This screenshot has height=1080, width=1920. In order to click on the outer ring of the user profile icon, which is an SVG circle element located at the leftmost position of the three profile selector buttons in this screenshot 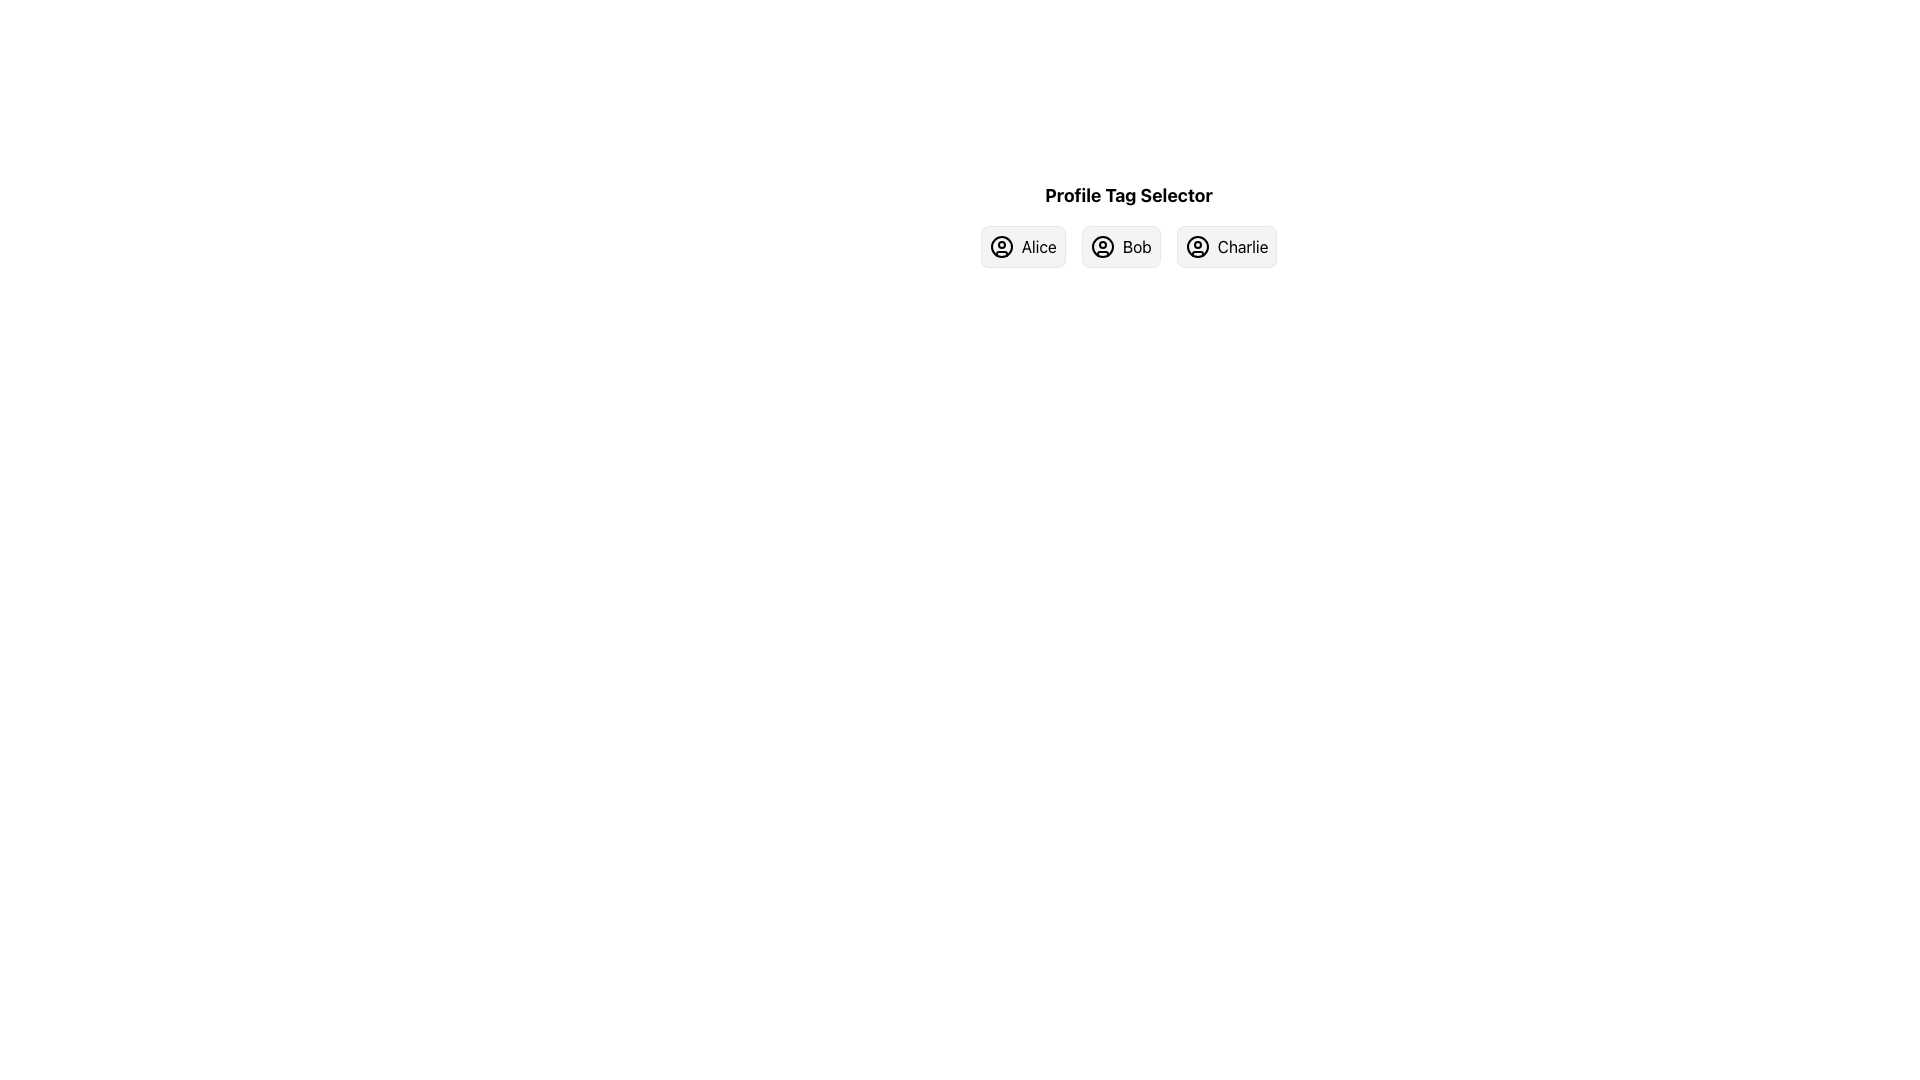, I will do `click(1001, 245)`.